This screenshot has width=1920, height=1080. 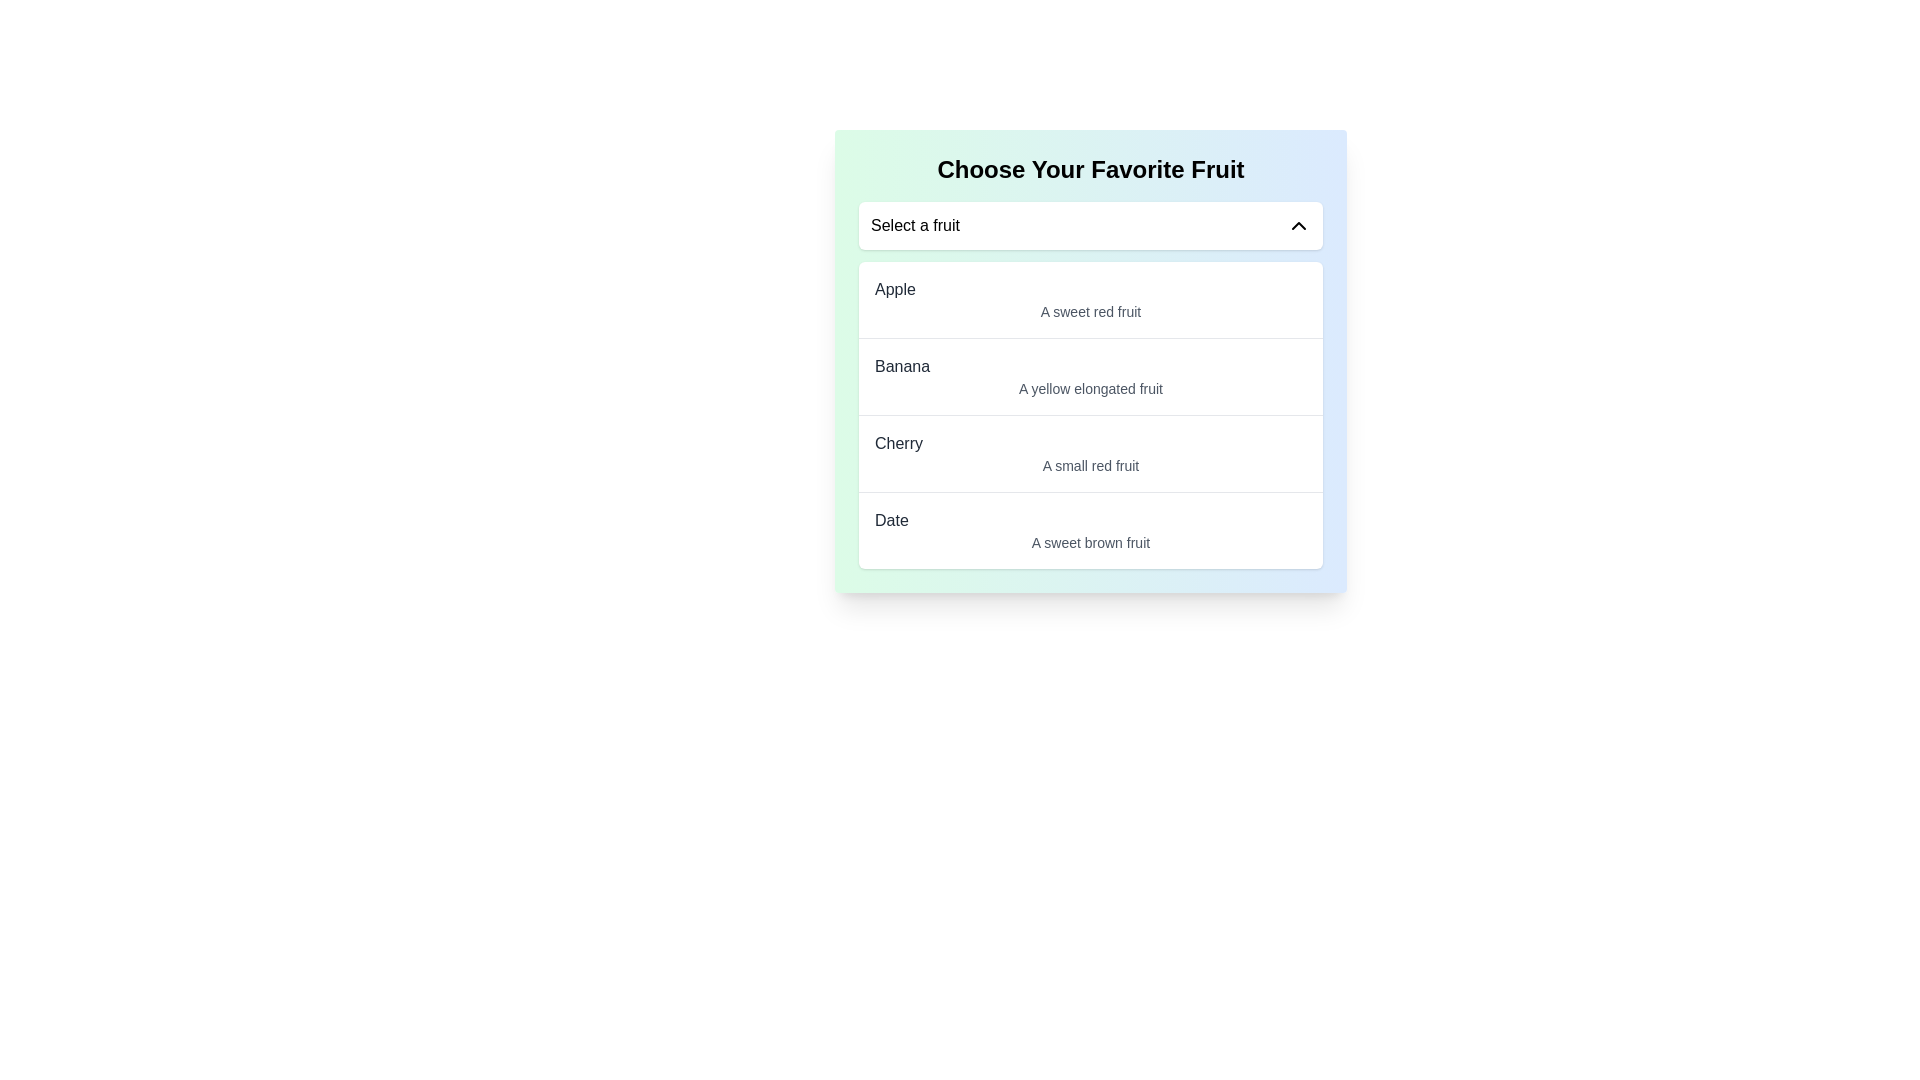 I want to click on the 'Cherry' text label located in the third row of the selectable items under 'Choose Your Favorite Fruit.', so click(x=897, y=442).